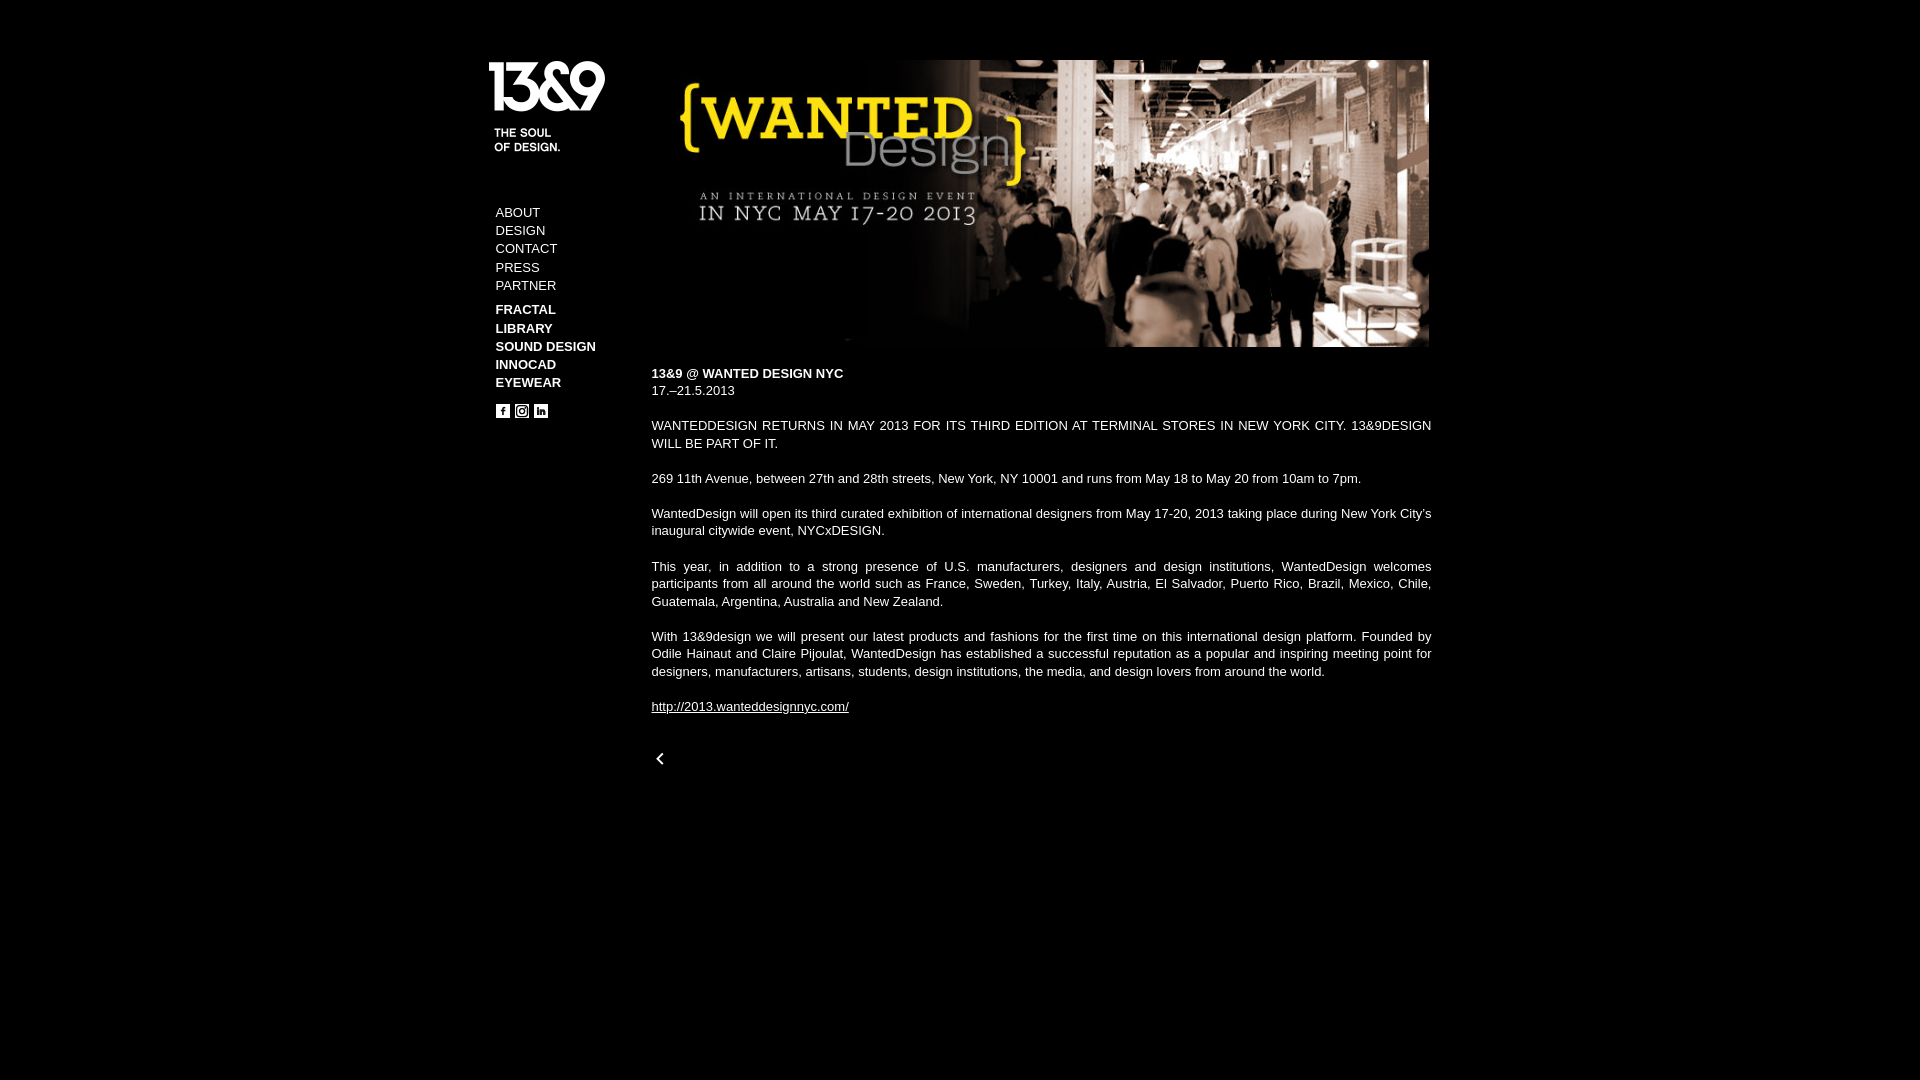  I want to click on 'PARTNER', so click(526, 285).